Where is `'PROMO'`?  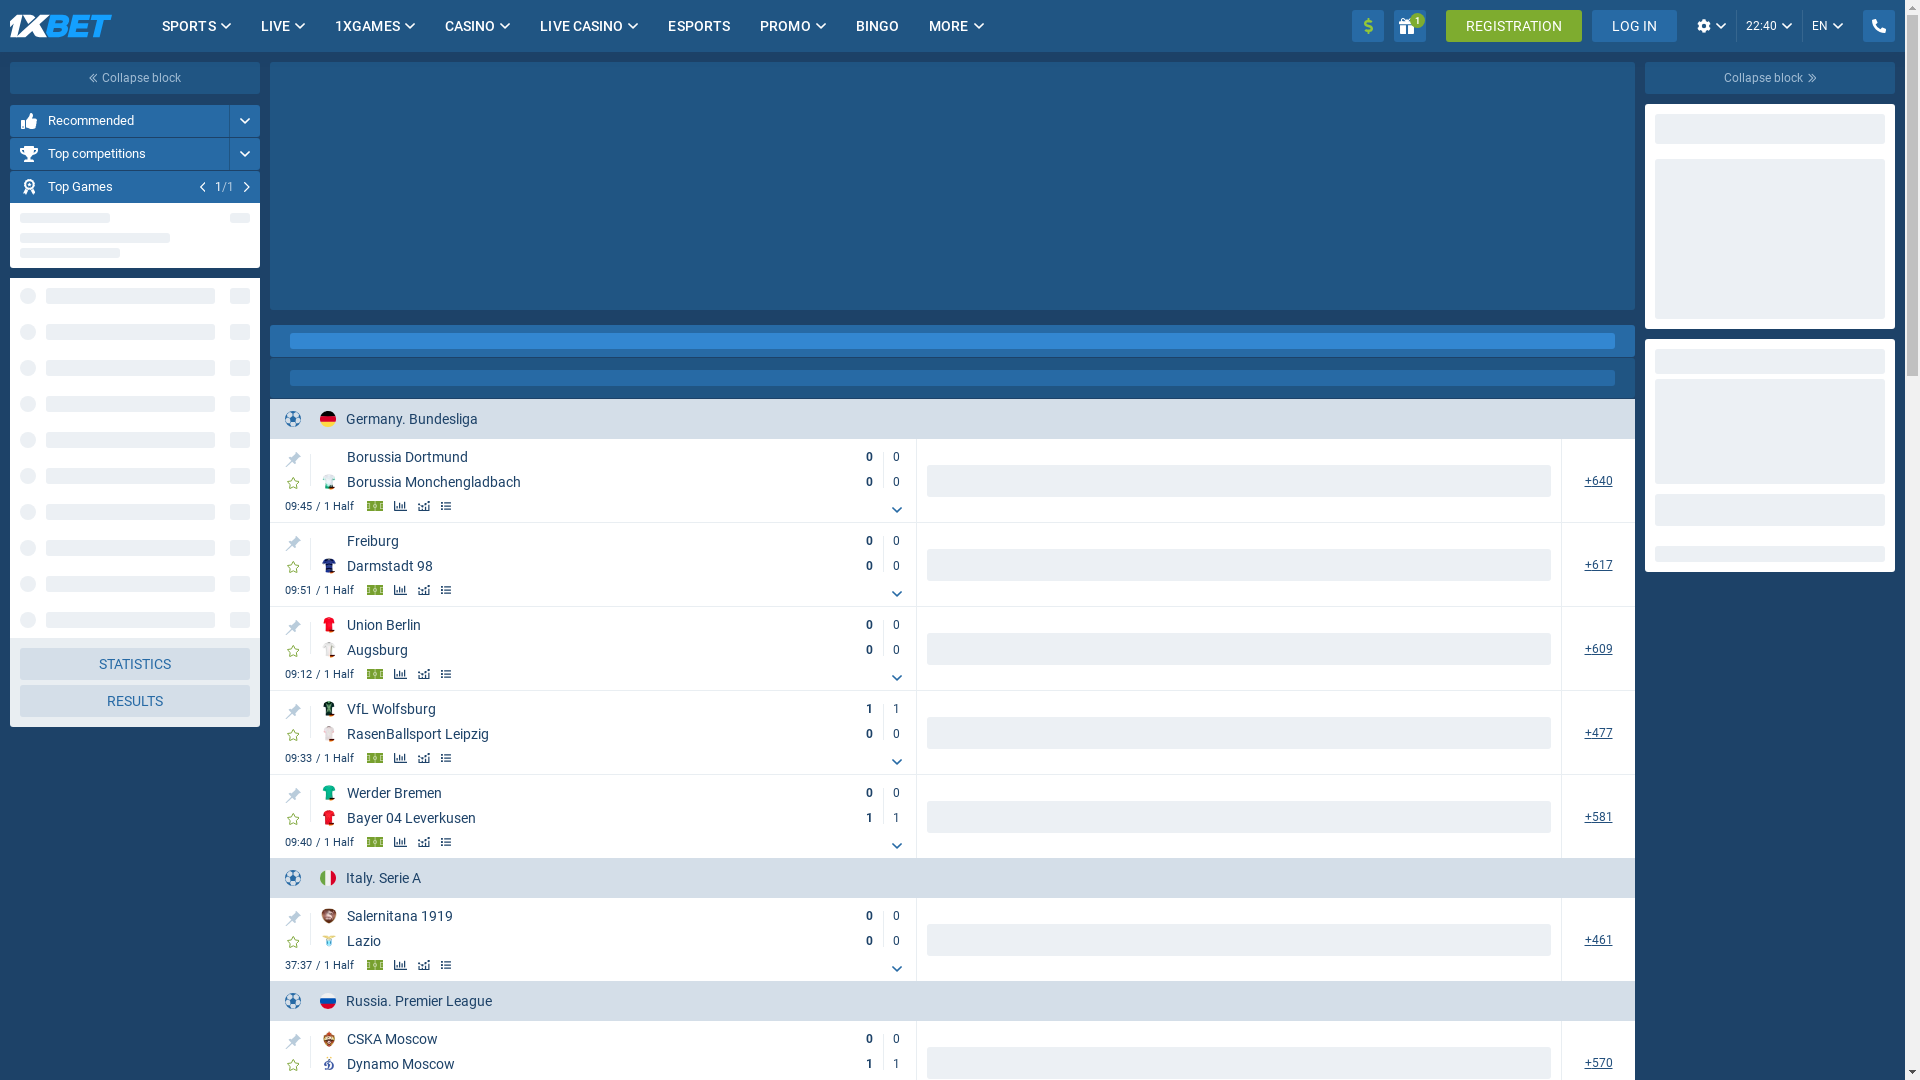 'PROMO' is located at coordinates (784, 26).